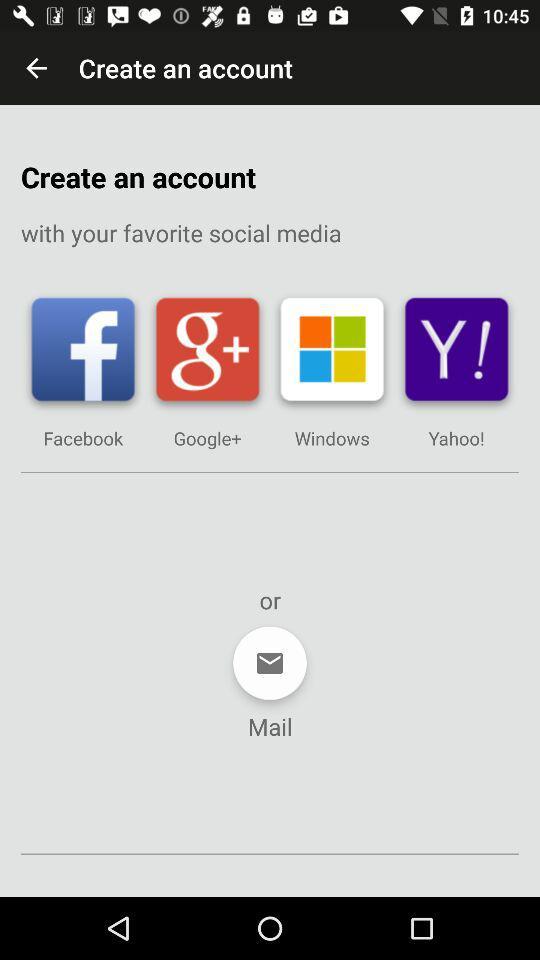 The image size is (540, 960). What do you see at coordinates (270, 663) in the screenshot?
I see `item below or` at bounding box center [270, 663].